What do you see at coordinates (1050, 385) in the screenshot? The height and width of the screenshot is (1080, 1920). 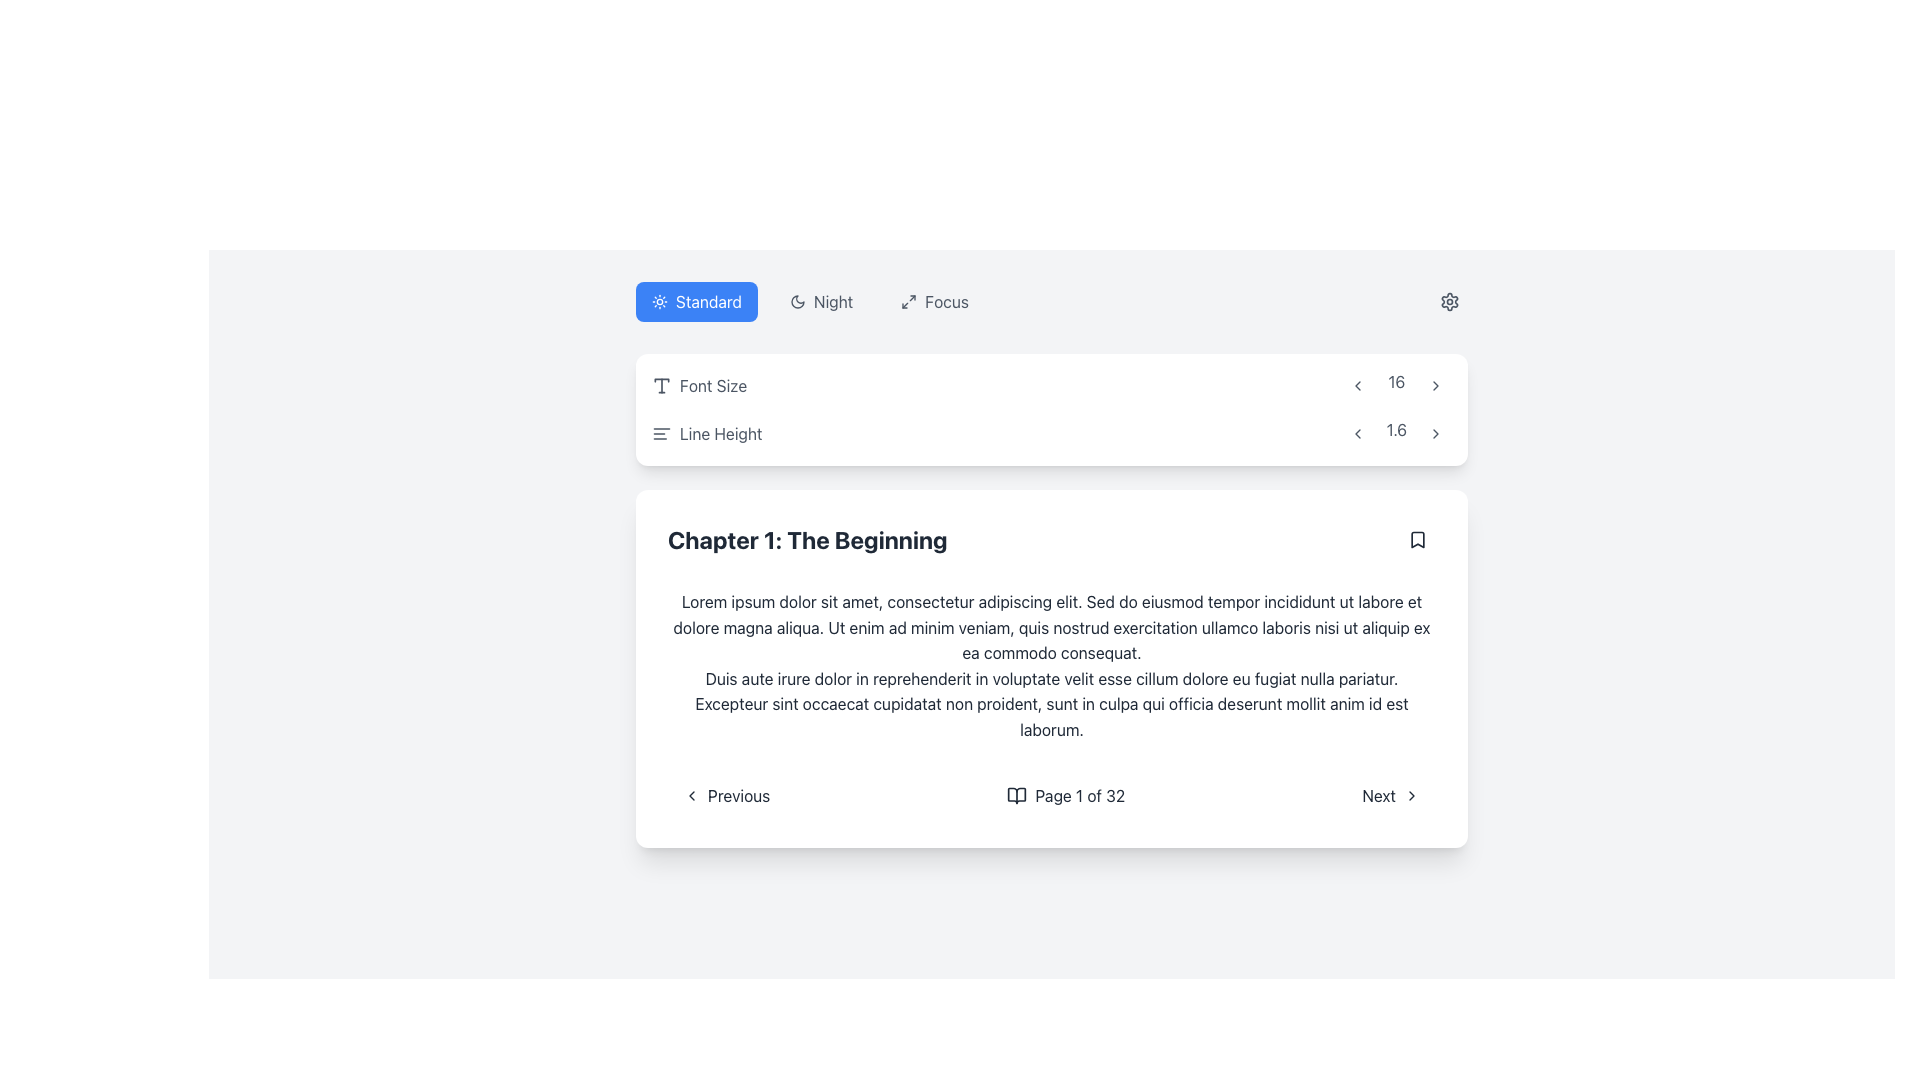 I see `the decrement arrow in the font size adjustment section, located in the top-left region of the white rounded rectangle above the 'Line Height' row` at bounding box center [1050, 385].